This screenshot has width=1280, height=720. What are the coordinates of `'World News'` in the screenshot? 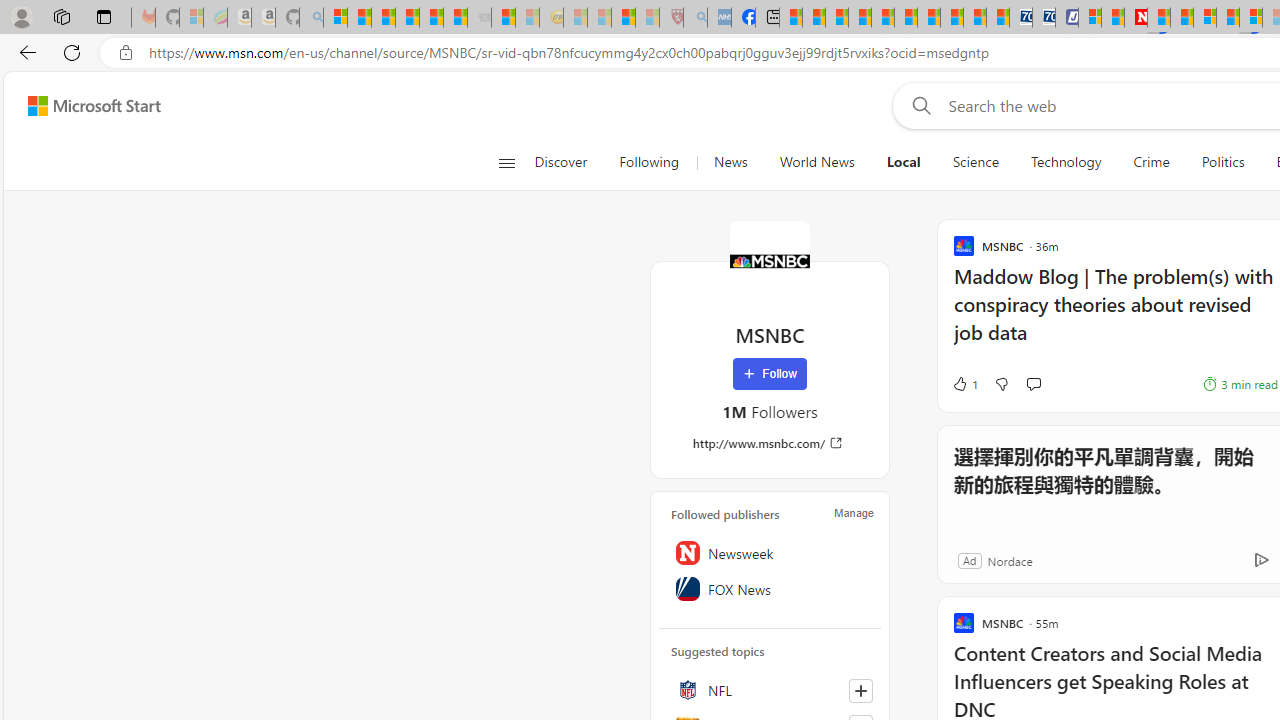 It's located at (817, 162).